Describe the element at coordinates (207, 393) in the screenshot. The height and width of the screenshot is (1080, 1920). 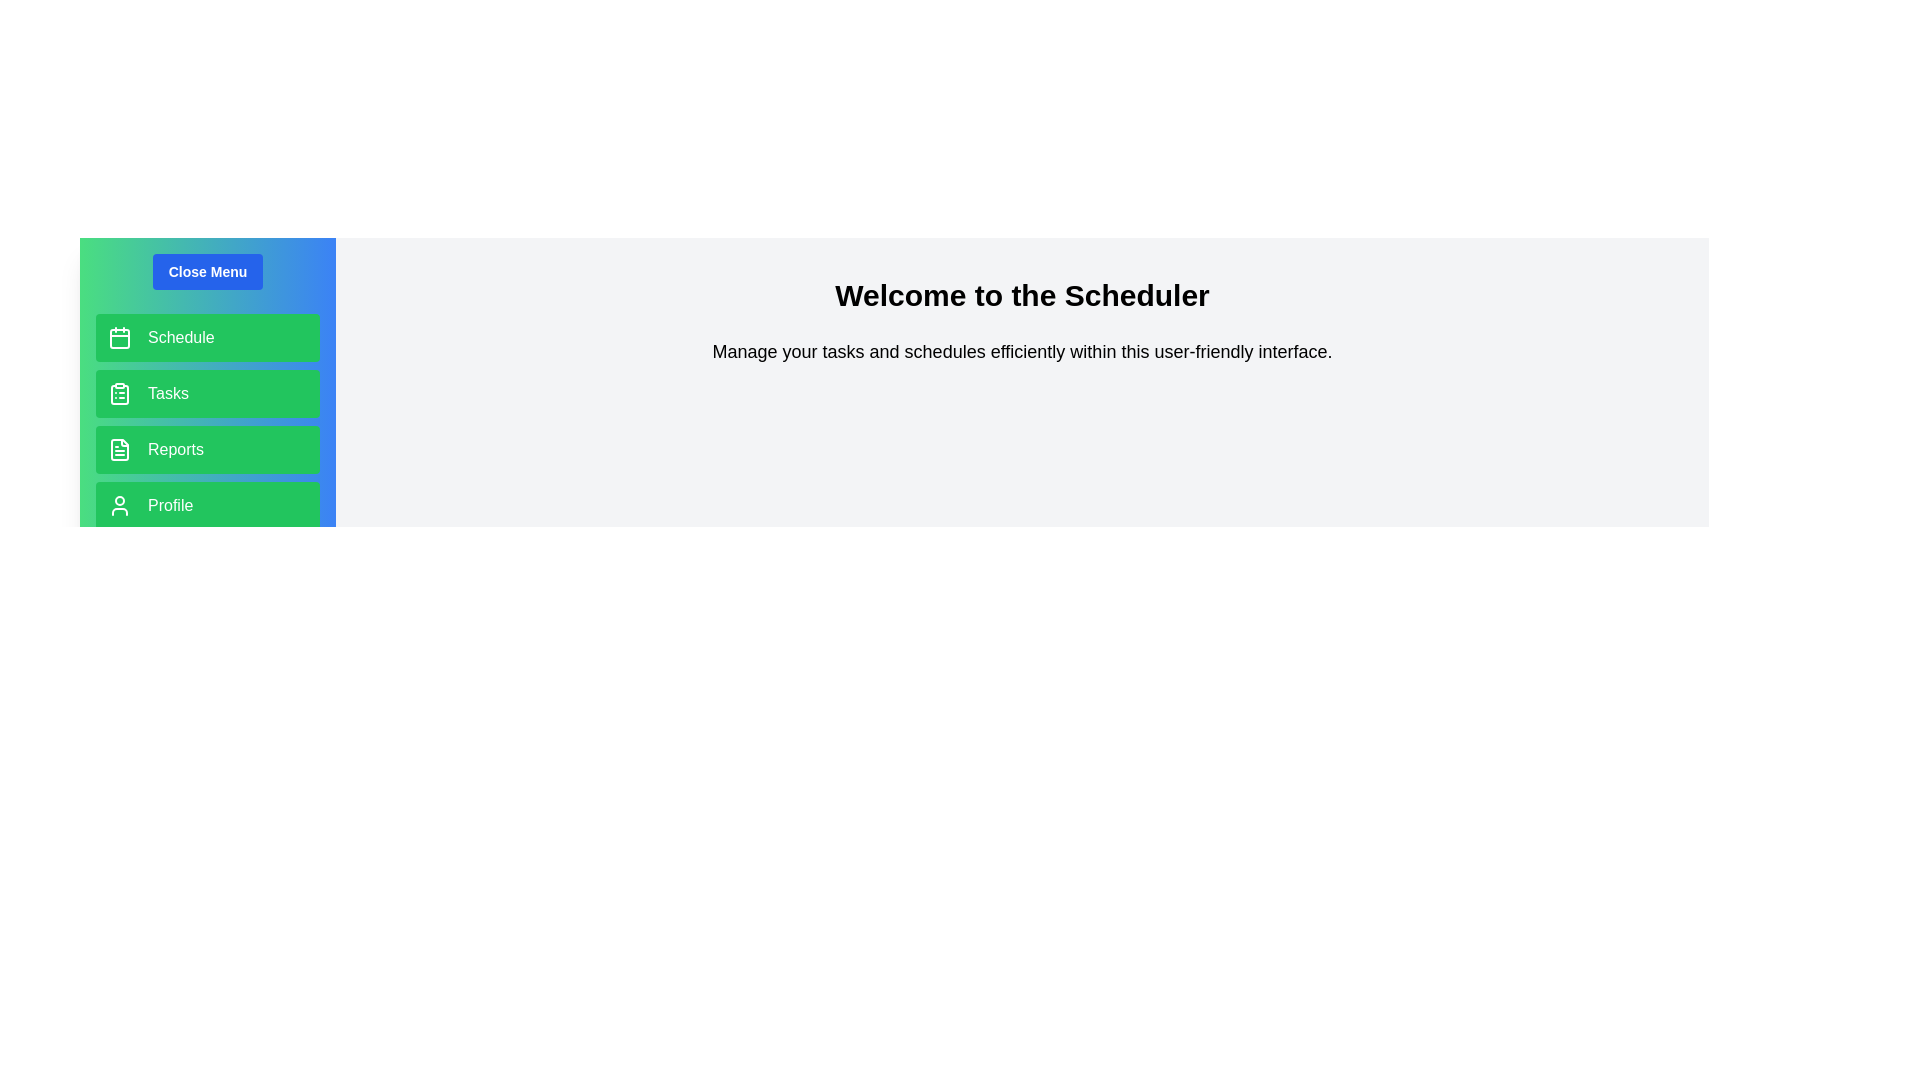
I see `the menu item Tasks to observe its hover effect` at that location.